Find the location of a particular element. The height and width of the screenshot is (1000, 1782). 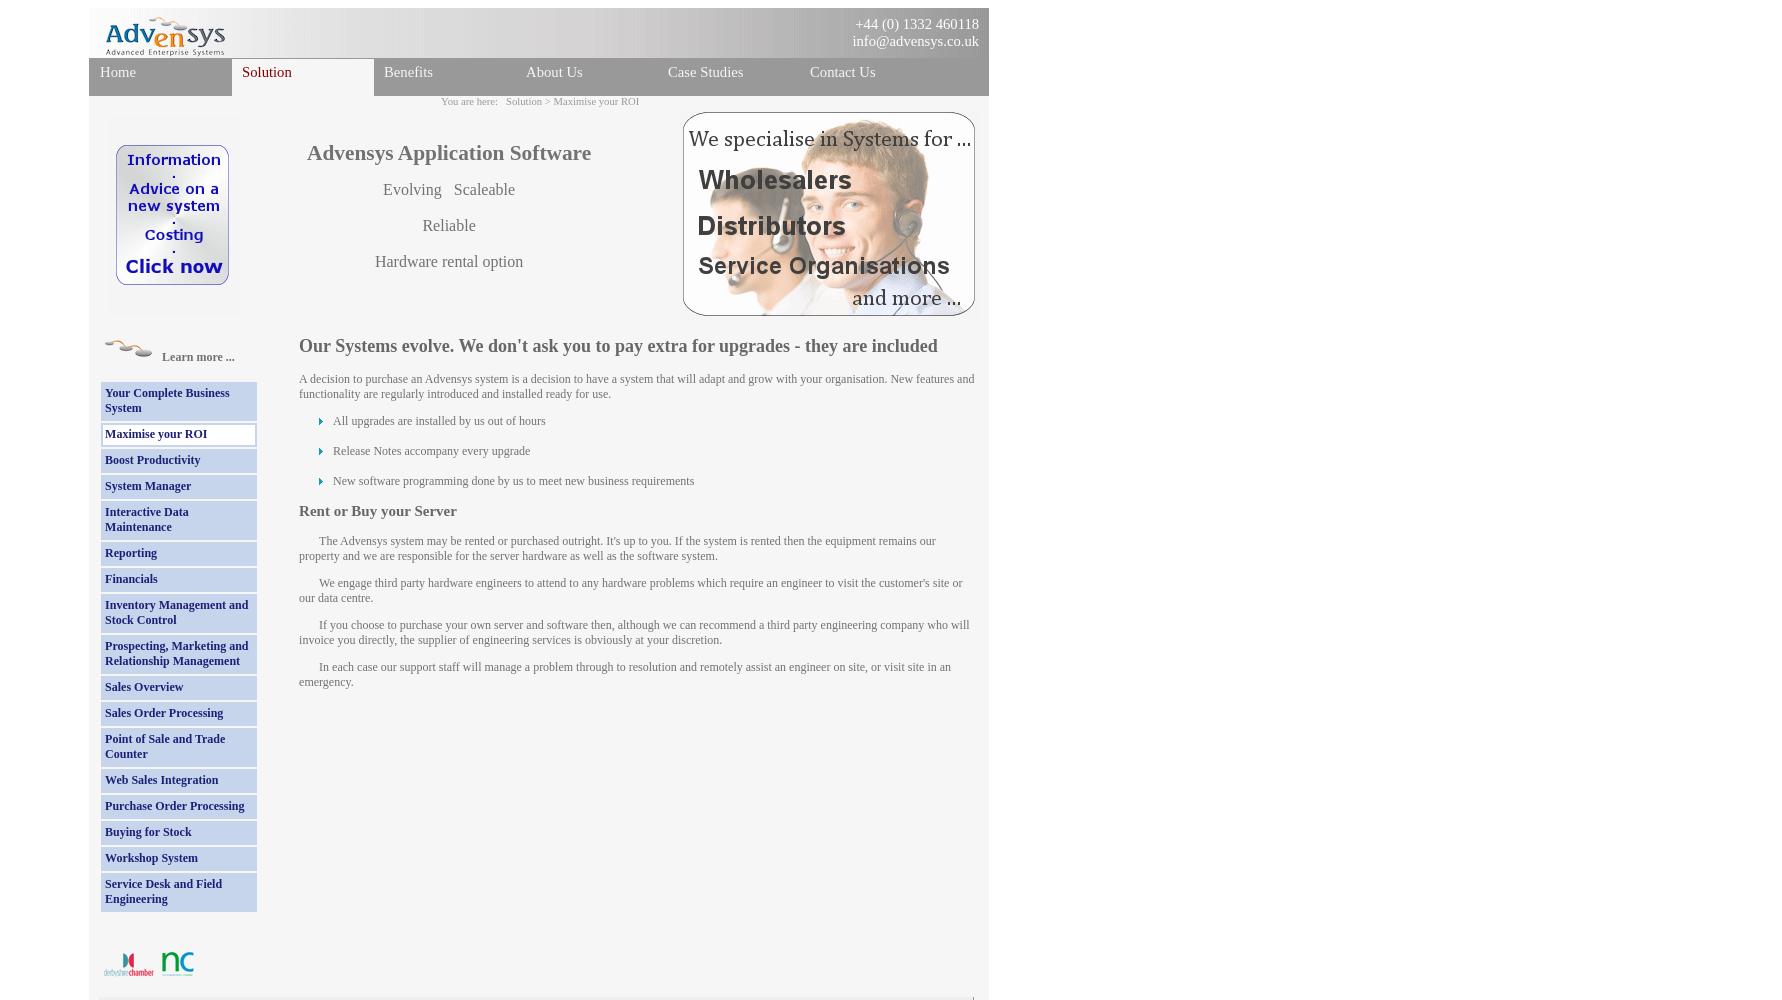

'Advensys Application Software' is located at coordinates (448, 153).